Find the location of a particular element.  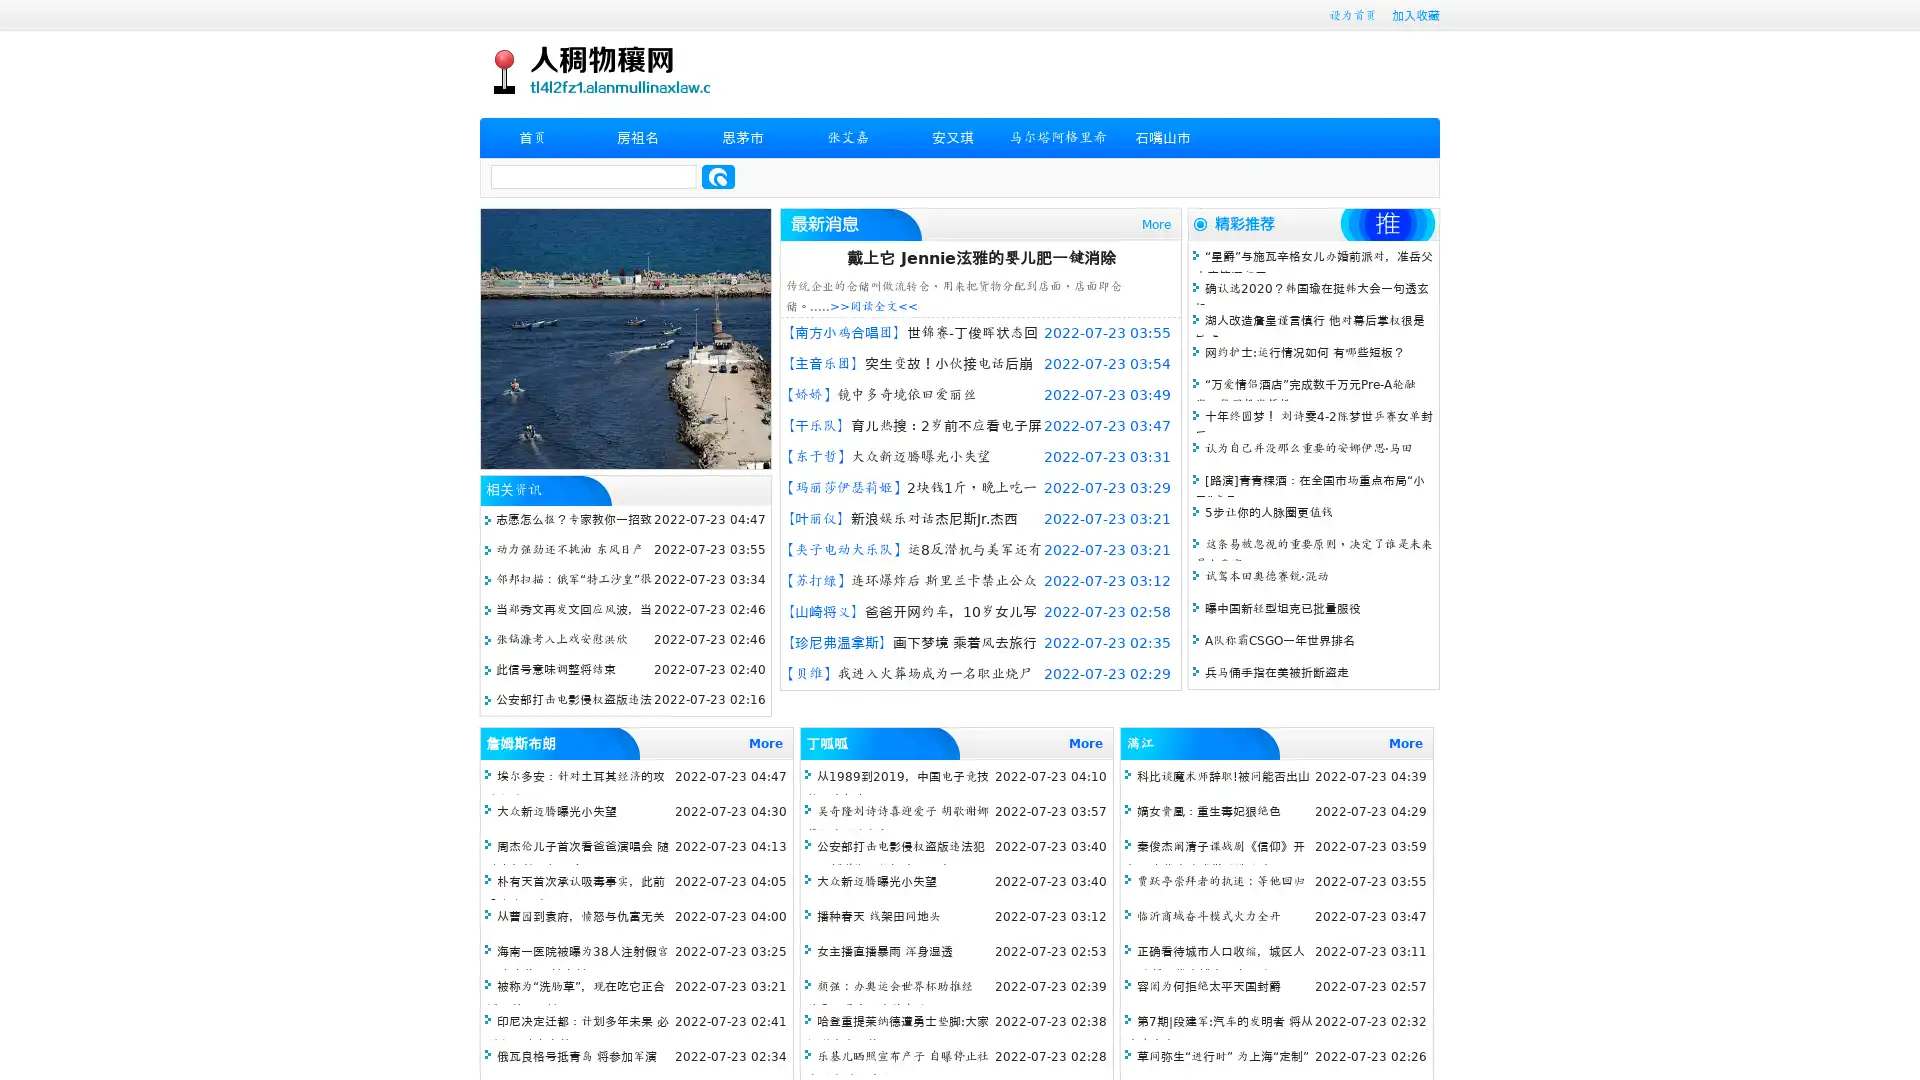

Search is located at coordinates (718, 176).